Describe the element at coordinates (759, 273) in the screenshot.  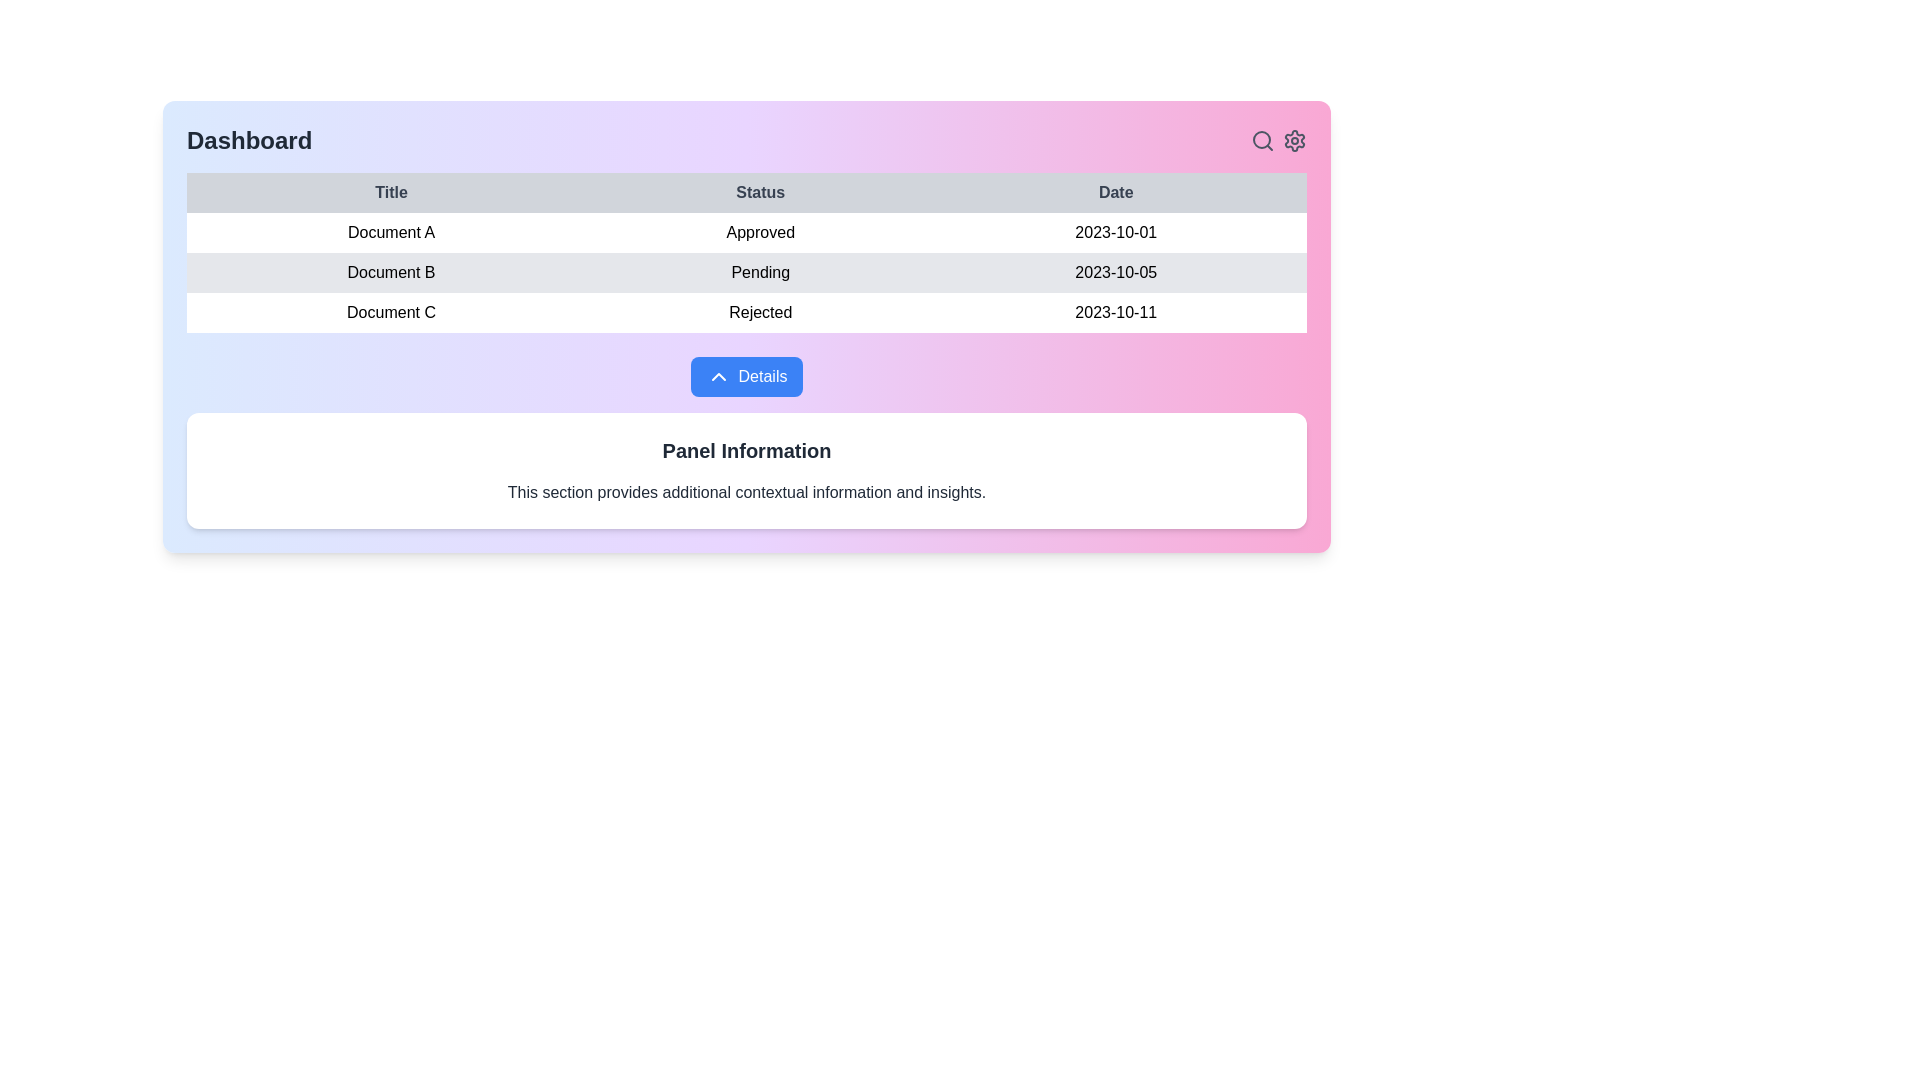
I see `the 'Pending' status text label located in the middle column of the three-column table structure, positioned in the second row` at that location.